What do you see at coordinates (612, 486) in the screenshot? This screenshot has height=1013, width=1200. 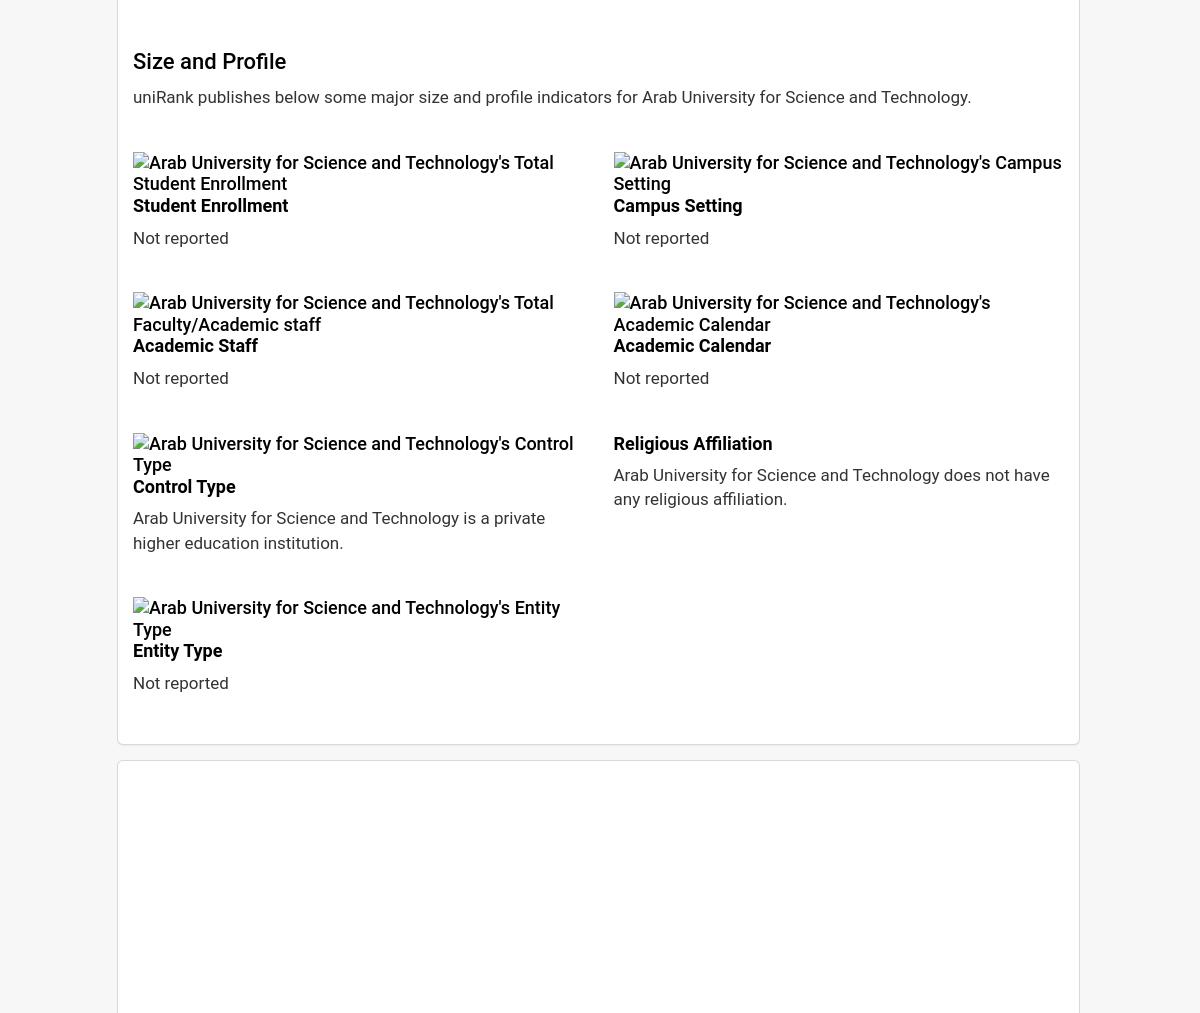 I see `'Arab University for Science and Technology does not have any religious affiliation.'` at bounding box center [612, 486].